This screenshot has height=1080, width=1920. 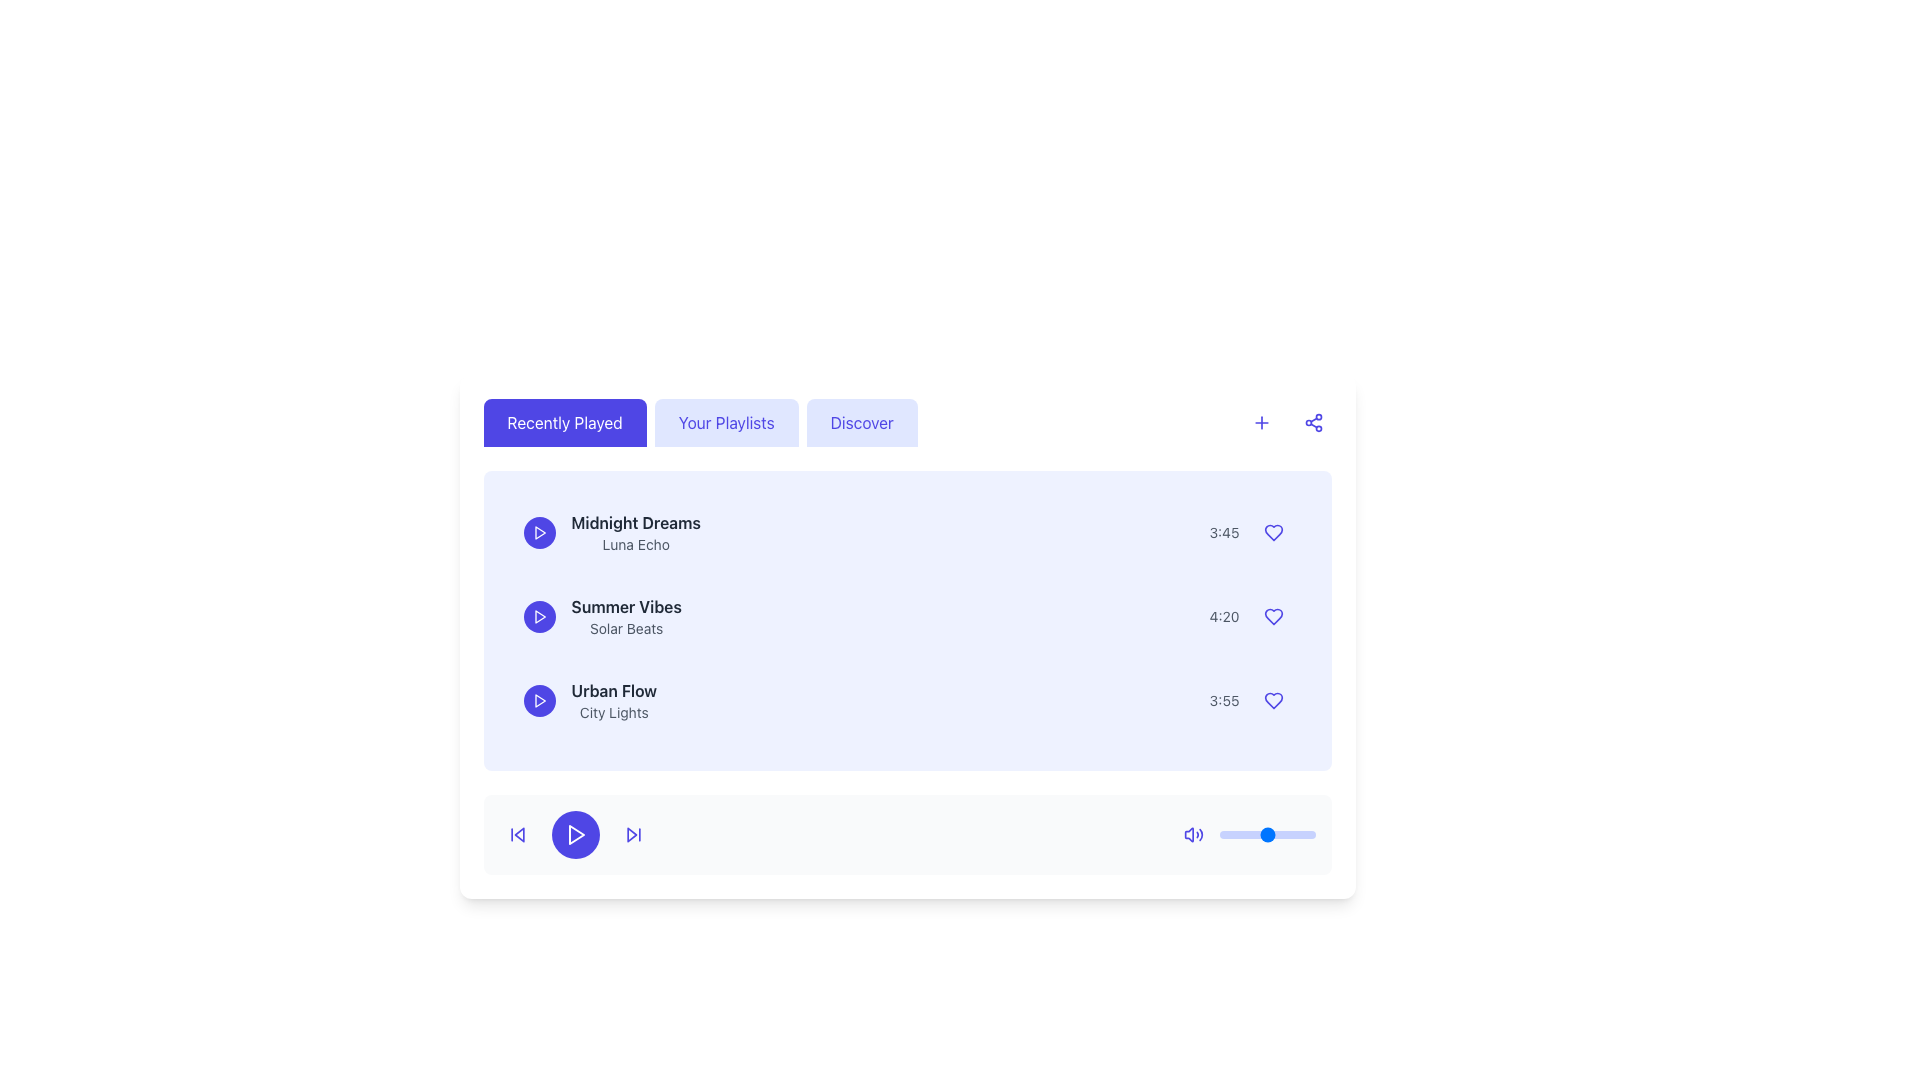 What do you see at coordinates (1258, 834) in the screenshot?
I see `the slider` at bounding box center [1258, 834].